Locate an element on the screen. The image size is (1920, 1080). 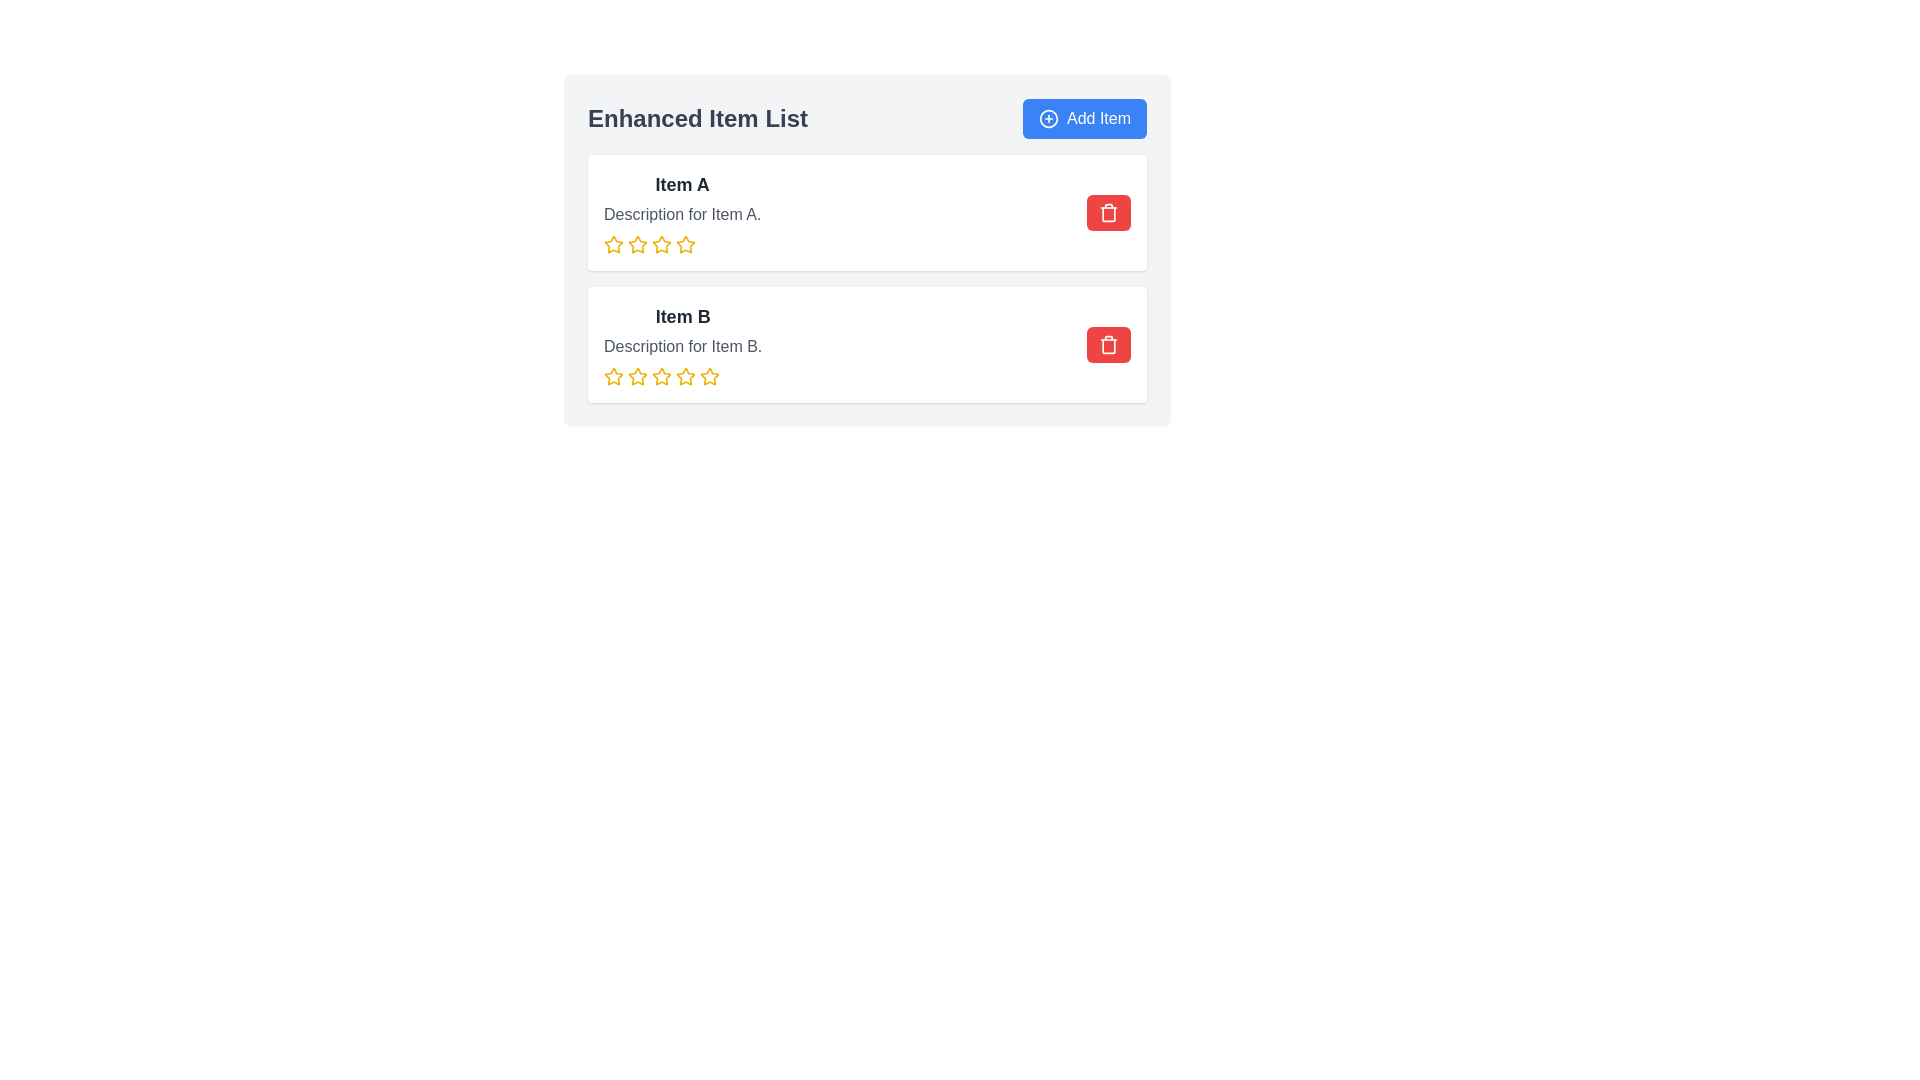
the first star-shaped icon with a yellow outline in the rating system below the 'Item A' description is located at coordinates (613, 244).